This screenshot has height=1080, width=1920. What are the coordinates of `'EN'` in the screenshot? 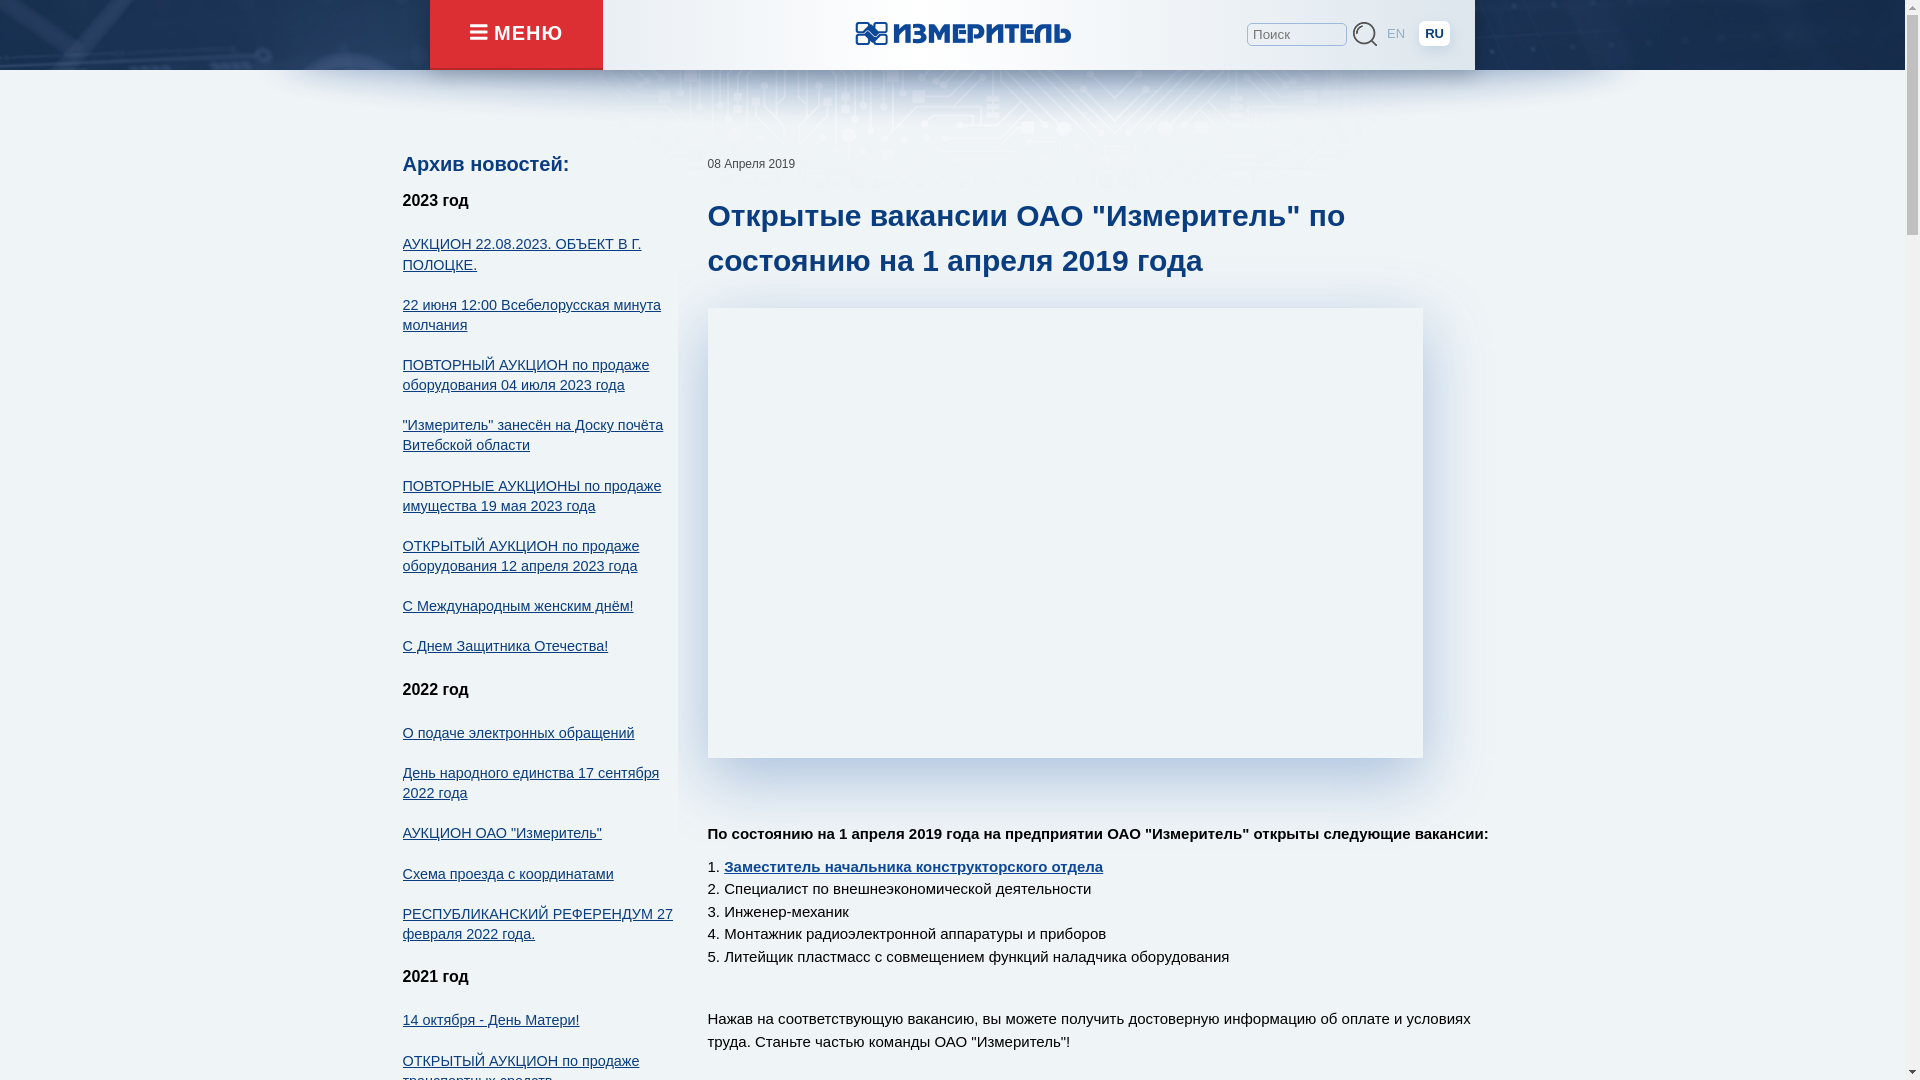 It's located at (1380, 33).